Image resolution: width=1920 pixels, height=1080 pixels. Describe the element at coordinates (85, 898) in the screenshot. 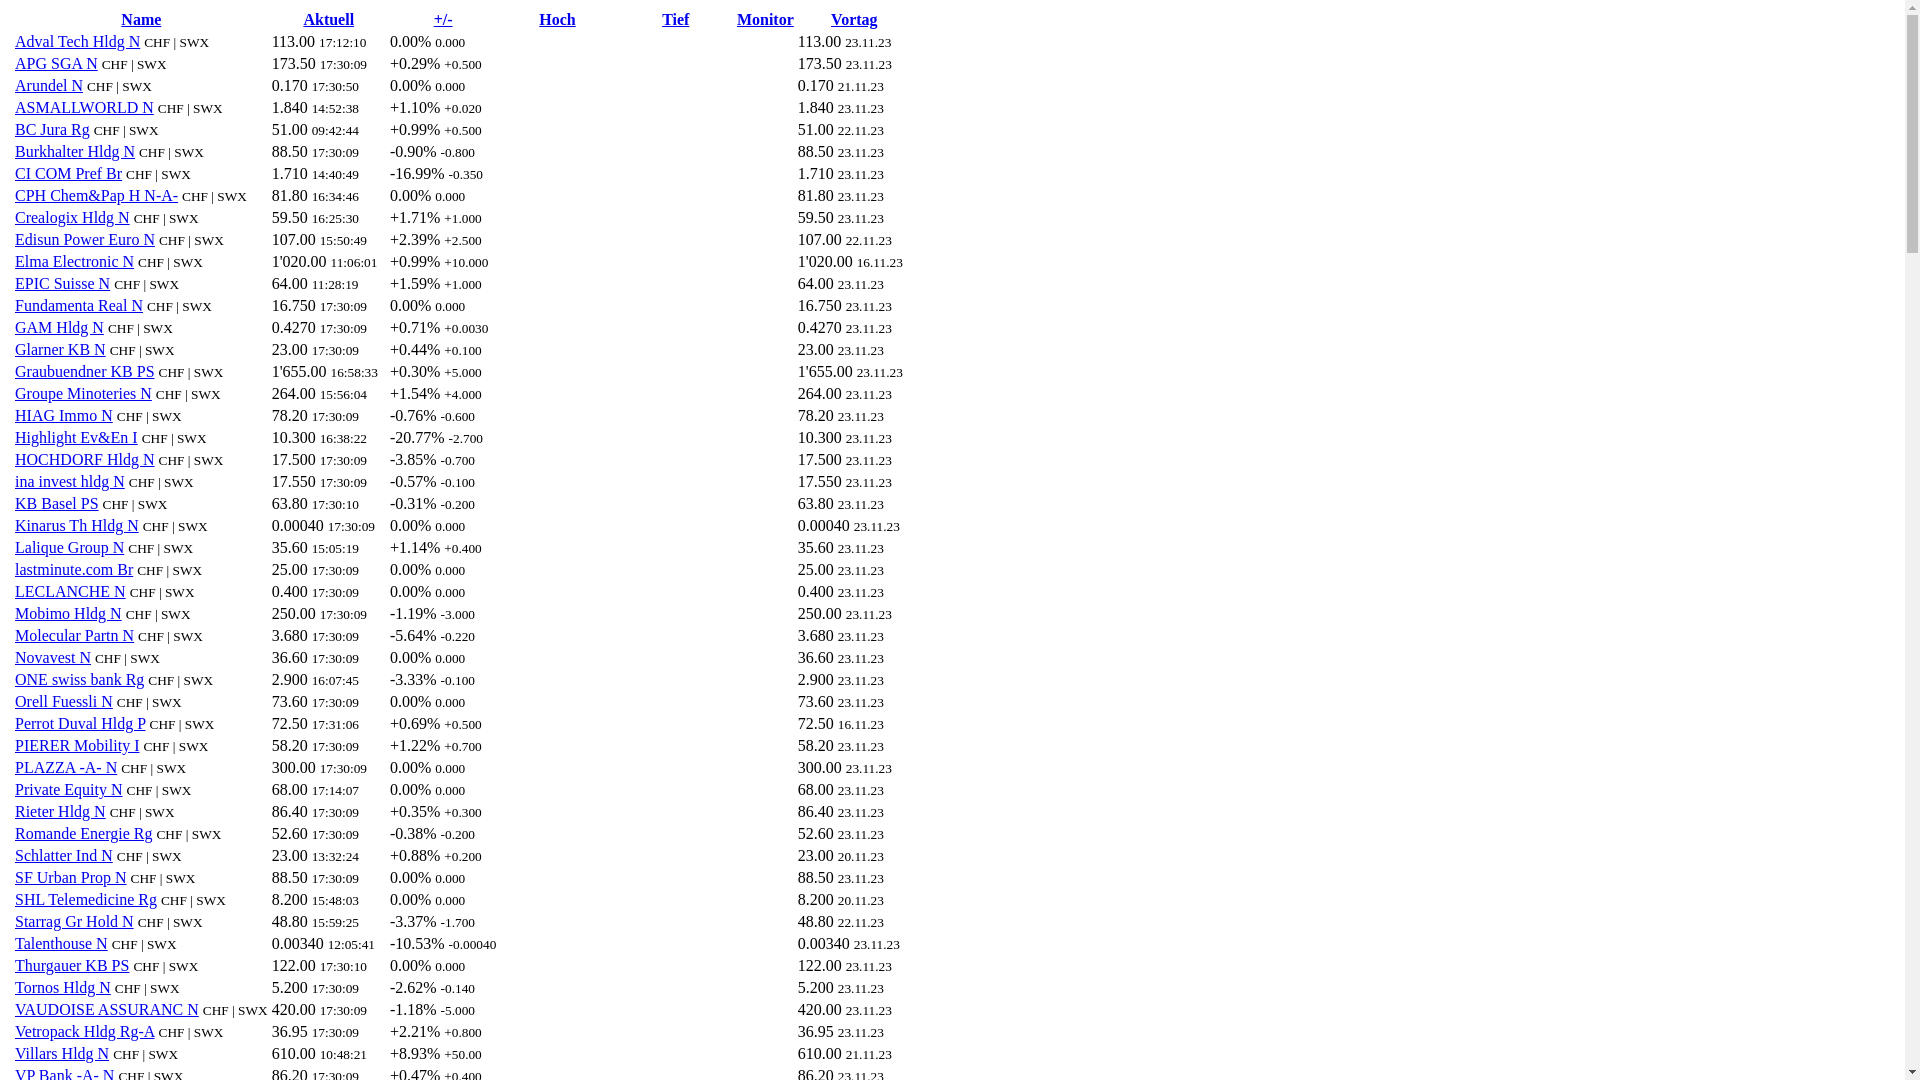

I see `'SHL Telemedicine Rg'` at that location.